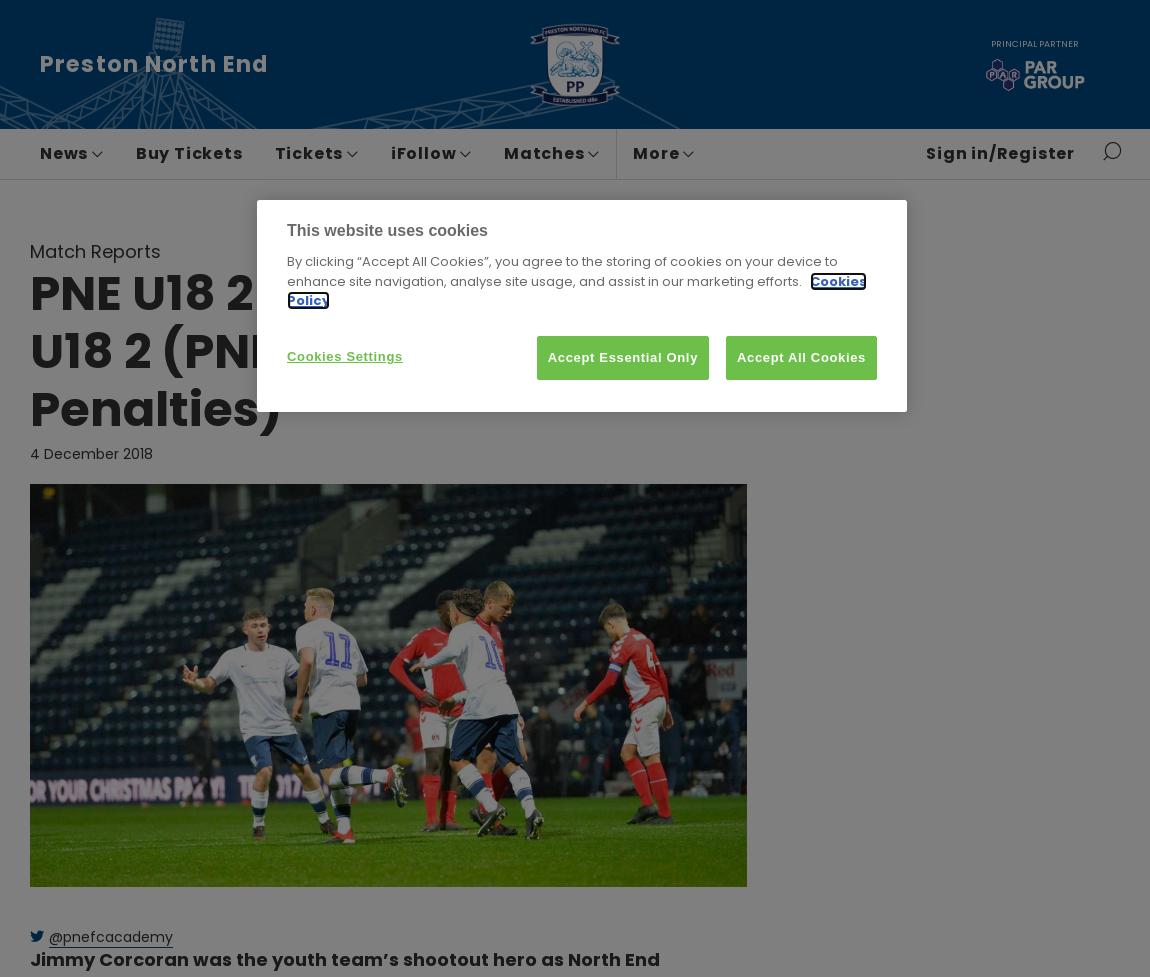 This screenshot has height=977, width=1150. I want to click on '@pnefcacademy', so click(109, 934).